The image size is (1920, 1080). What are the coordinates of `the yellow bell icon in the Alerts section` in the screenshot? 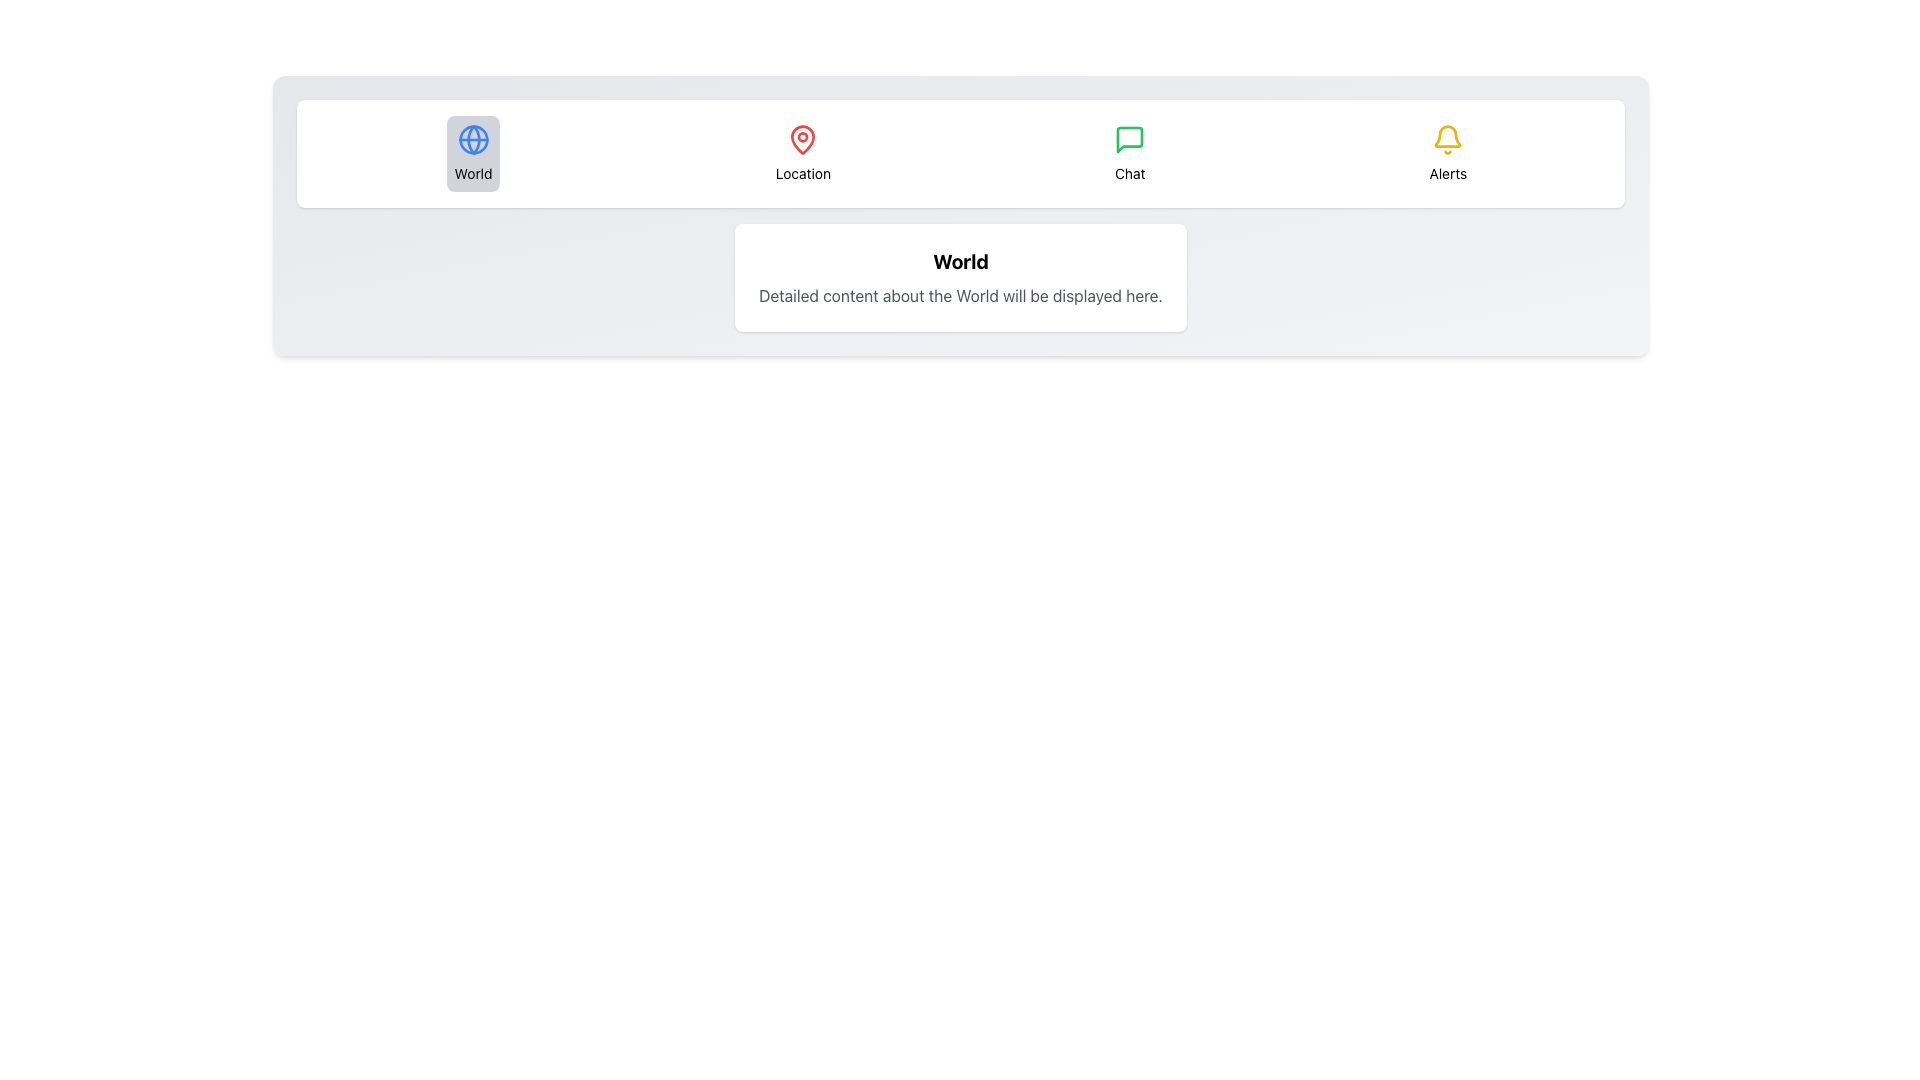 It's located at (1448, 138).